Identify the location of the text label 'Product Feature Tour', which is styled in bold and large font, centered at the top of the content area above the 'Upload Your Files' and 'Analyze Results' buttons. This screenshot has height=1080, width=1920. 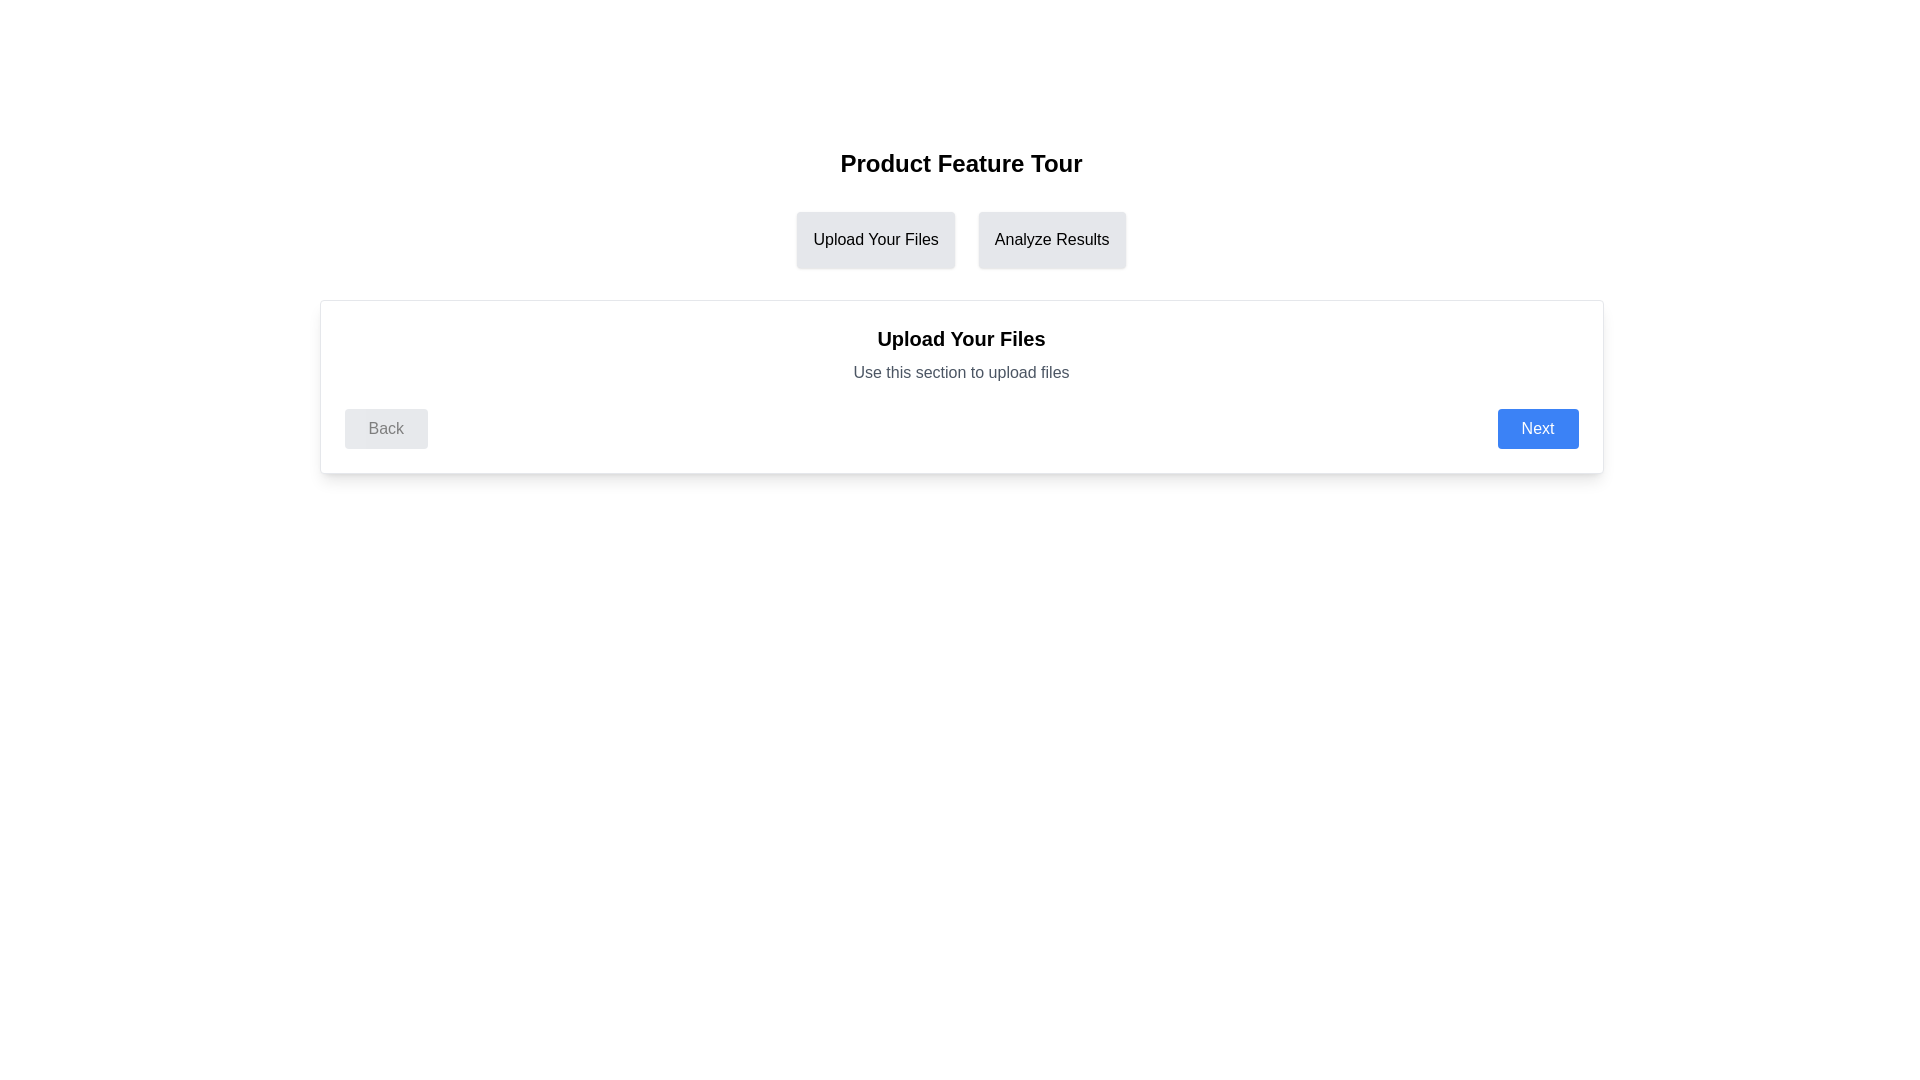
(961, 163).